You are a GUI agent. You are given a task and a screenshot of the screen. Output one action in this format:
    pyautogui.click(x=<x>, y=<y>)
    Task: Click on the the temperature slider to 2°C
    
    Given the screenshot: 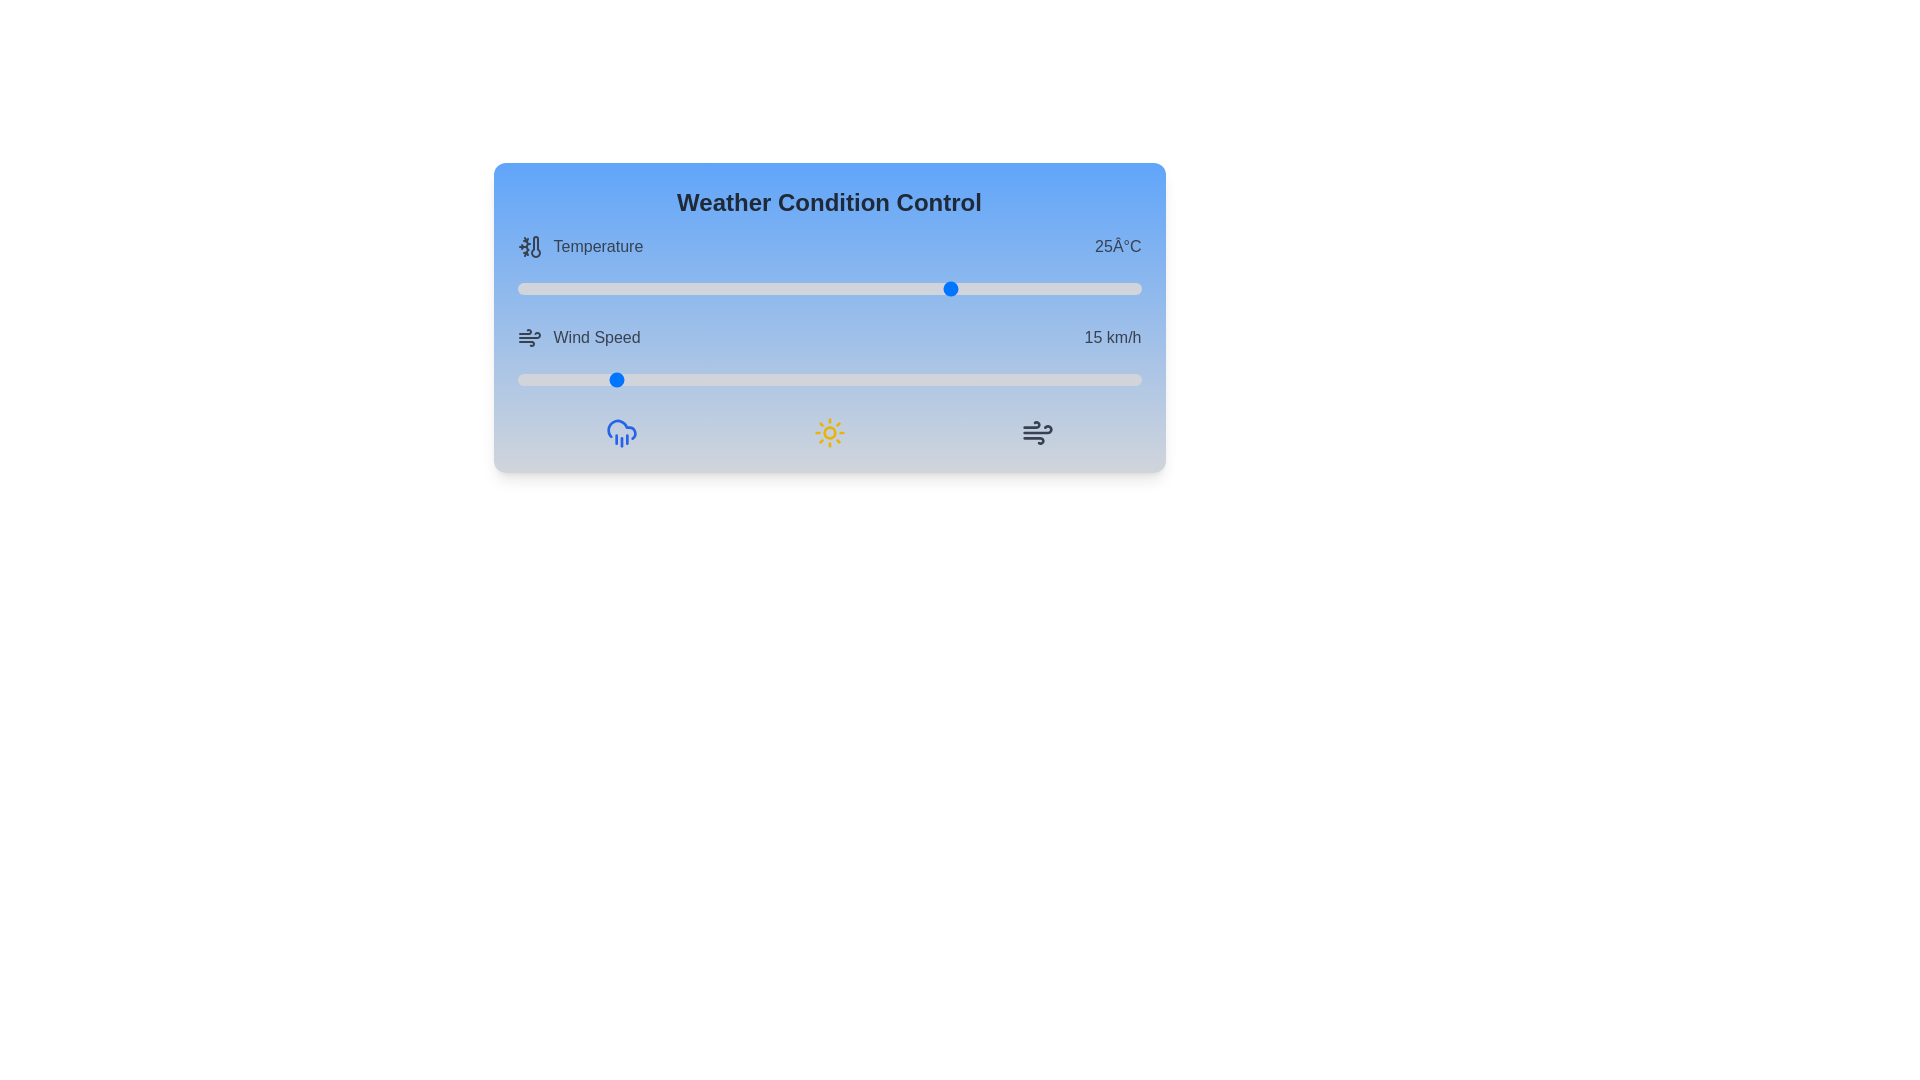 What is the action you would take?
    pyautogui.click(x=667, y=289)
    